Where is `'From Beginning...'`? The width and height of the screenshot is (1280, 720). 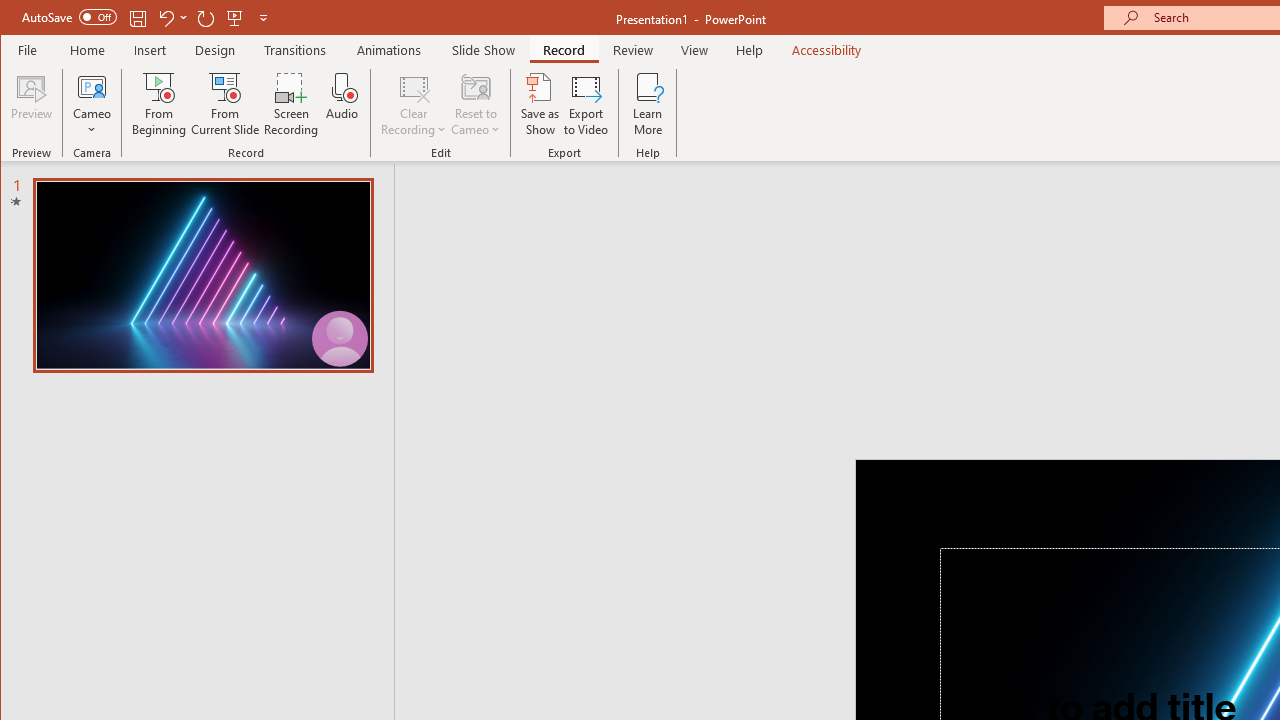 'From Beginning...' is located at coordinates (160, 104).